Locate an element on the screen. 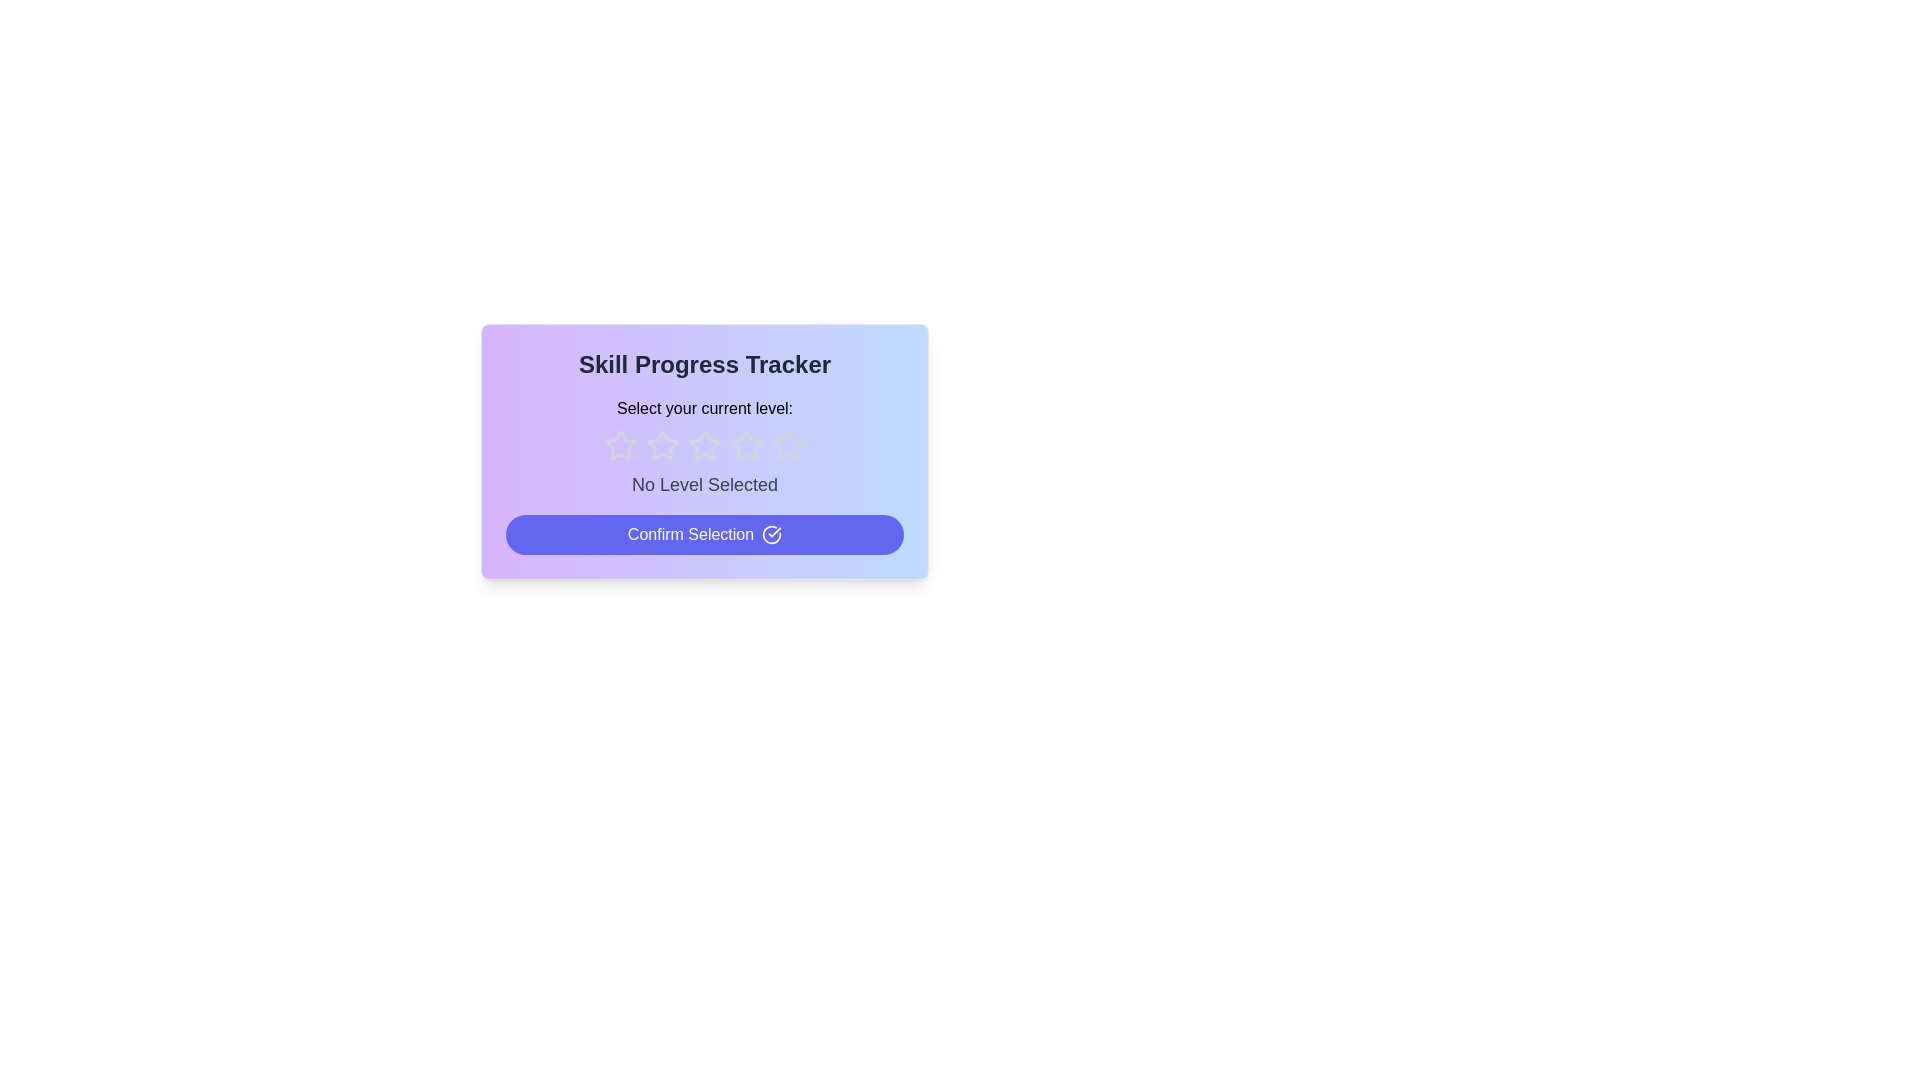 The image size is (1920, 1080). the rating to 1 stars by clicking on the corresponding star is located at coordinates (619, 445).